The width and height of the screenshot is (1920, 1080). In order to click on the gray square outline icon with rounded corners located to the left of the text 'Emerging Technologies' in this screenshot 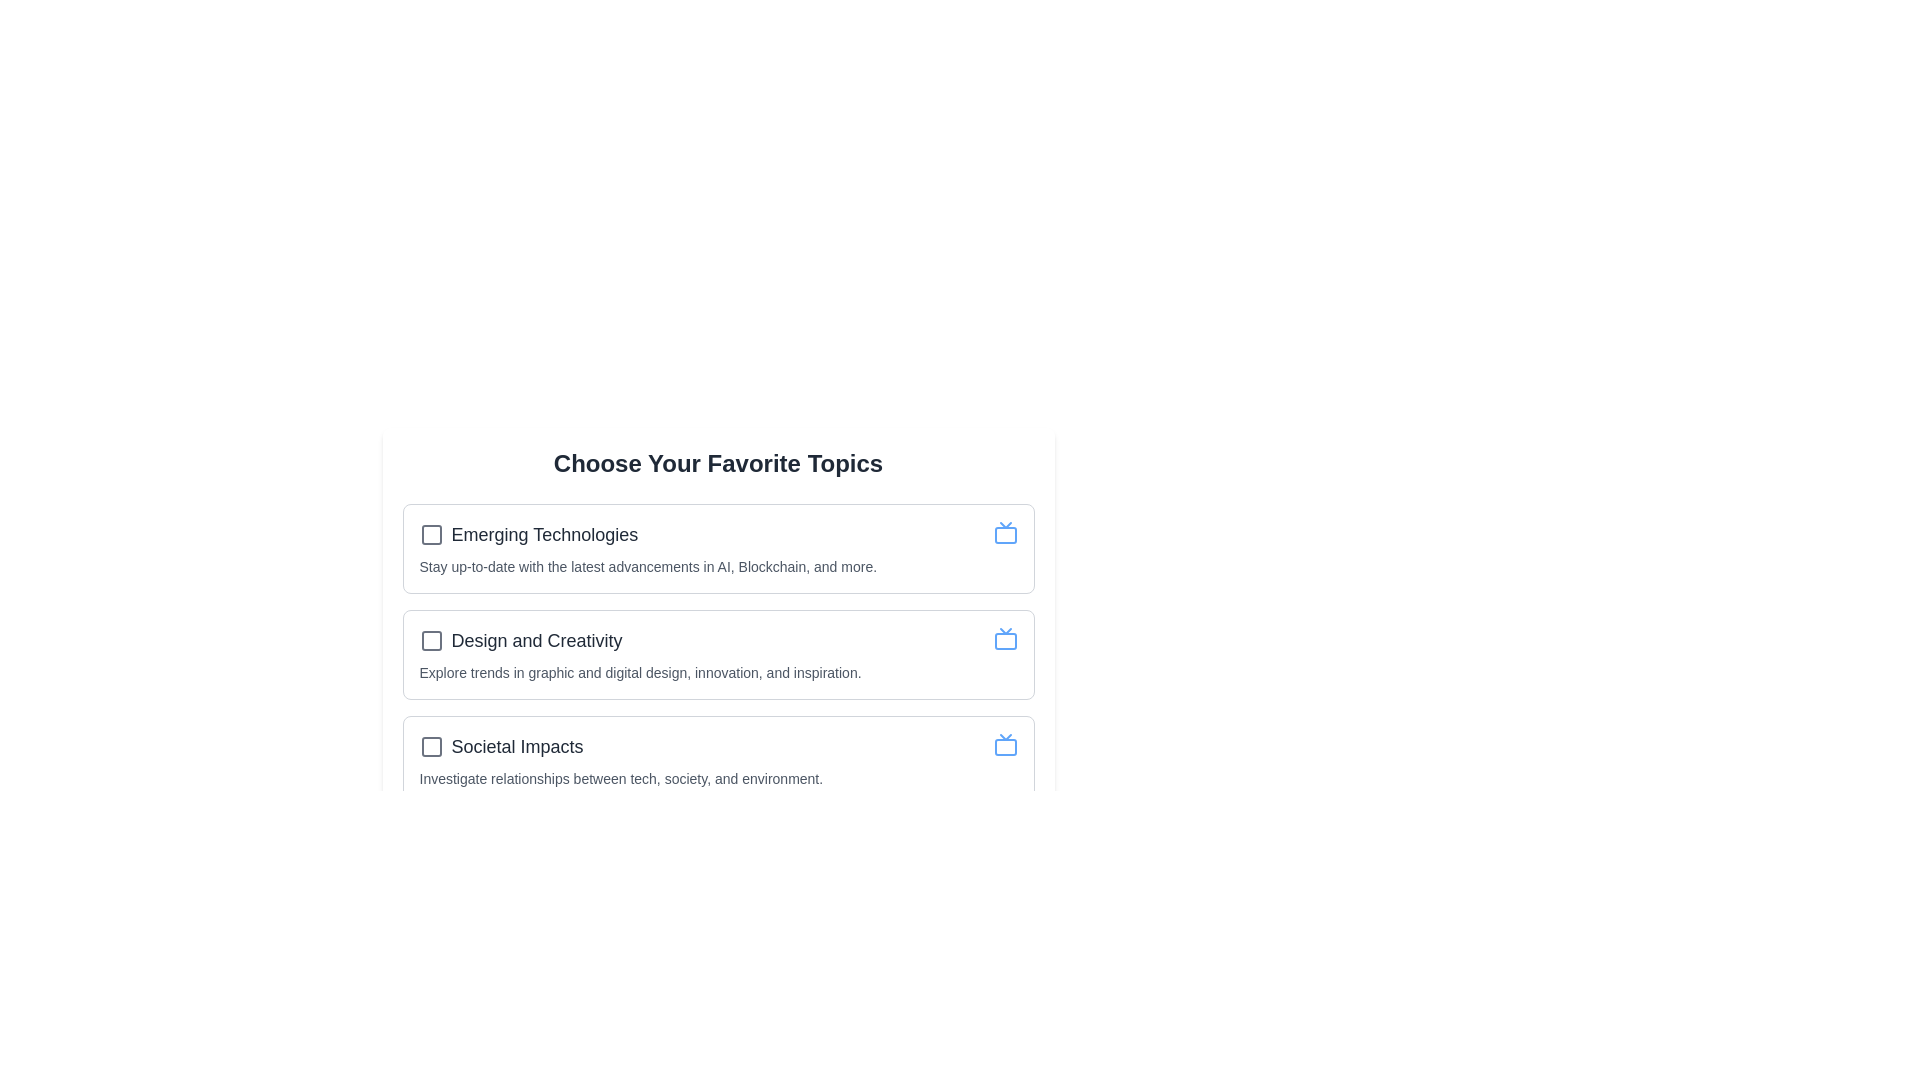, I will do `click(430, 534)`.